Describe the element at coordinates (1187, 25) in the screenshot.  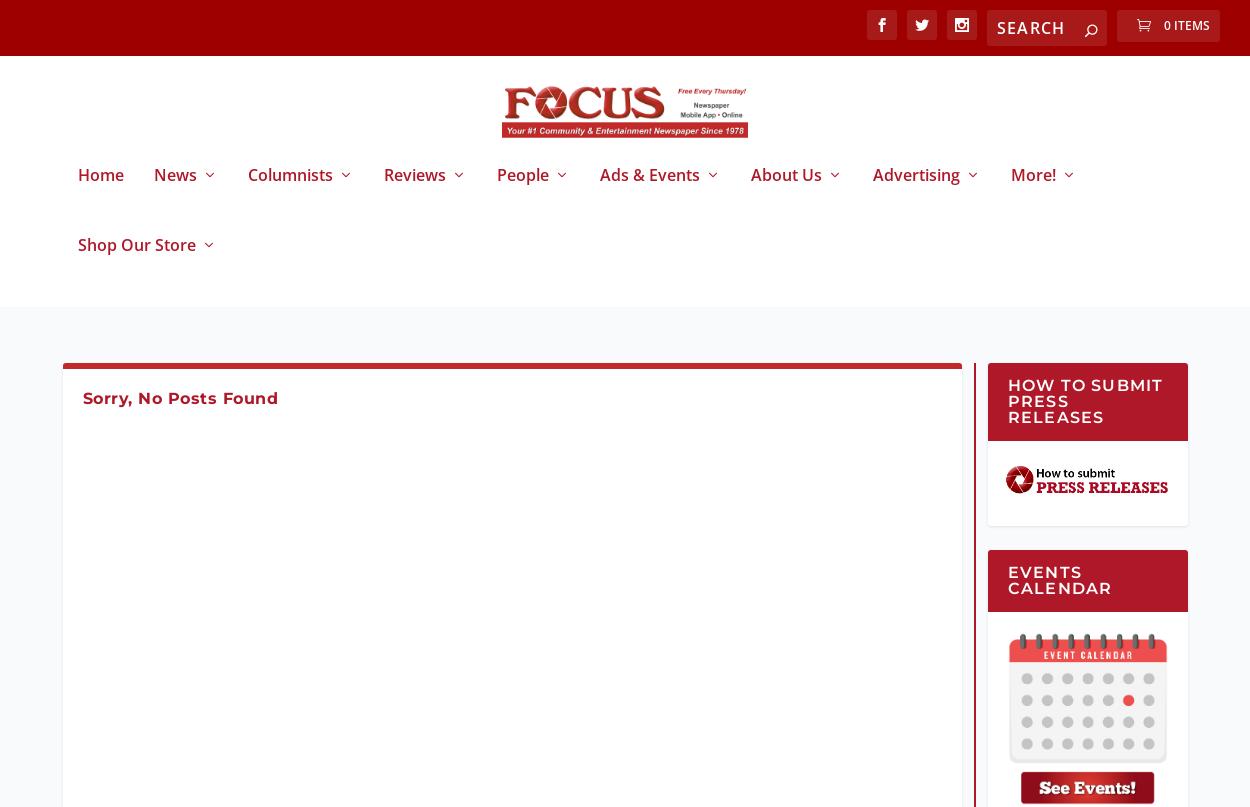
I see `'0 Items'` at that location.